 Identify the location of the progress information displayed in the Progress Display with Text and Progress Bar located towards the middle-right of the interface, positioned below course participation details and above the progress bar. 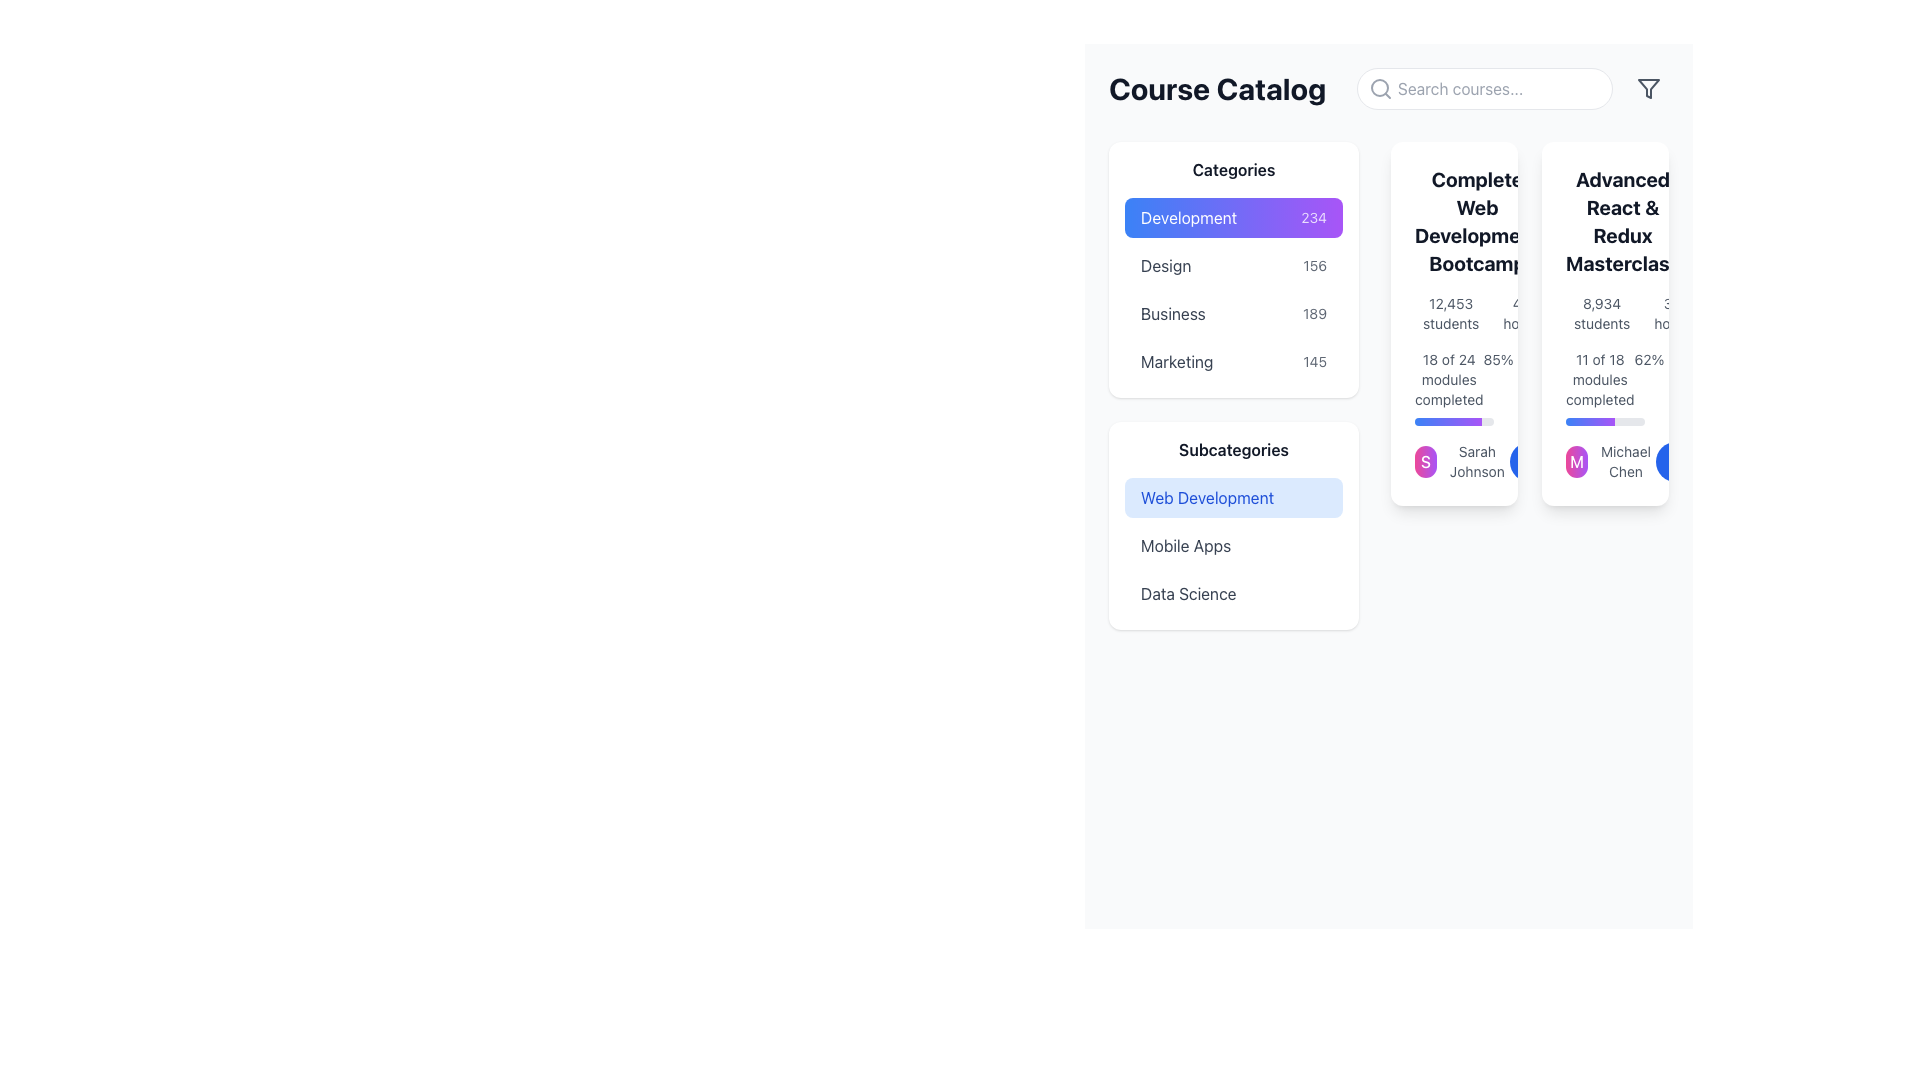
(1454, 388).